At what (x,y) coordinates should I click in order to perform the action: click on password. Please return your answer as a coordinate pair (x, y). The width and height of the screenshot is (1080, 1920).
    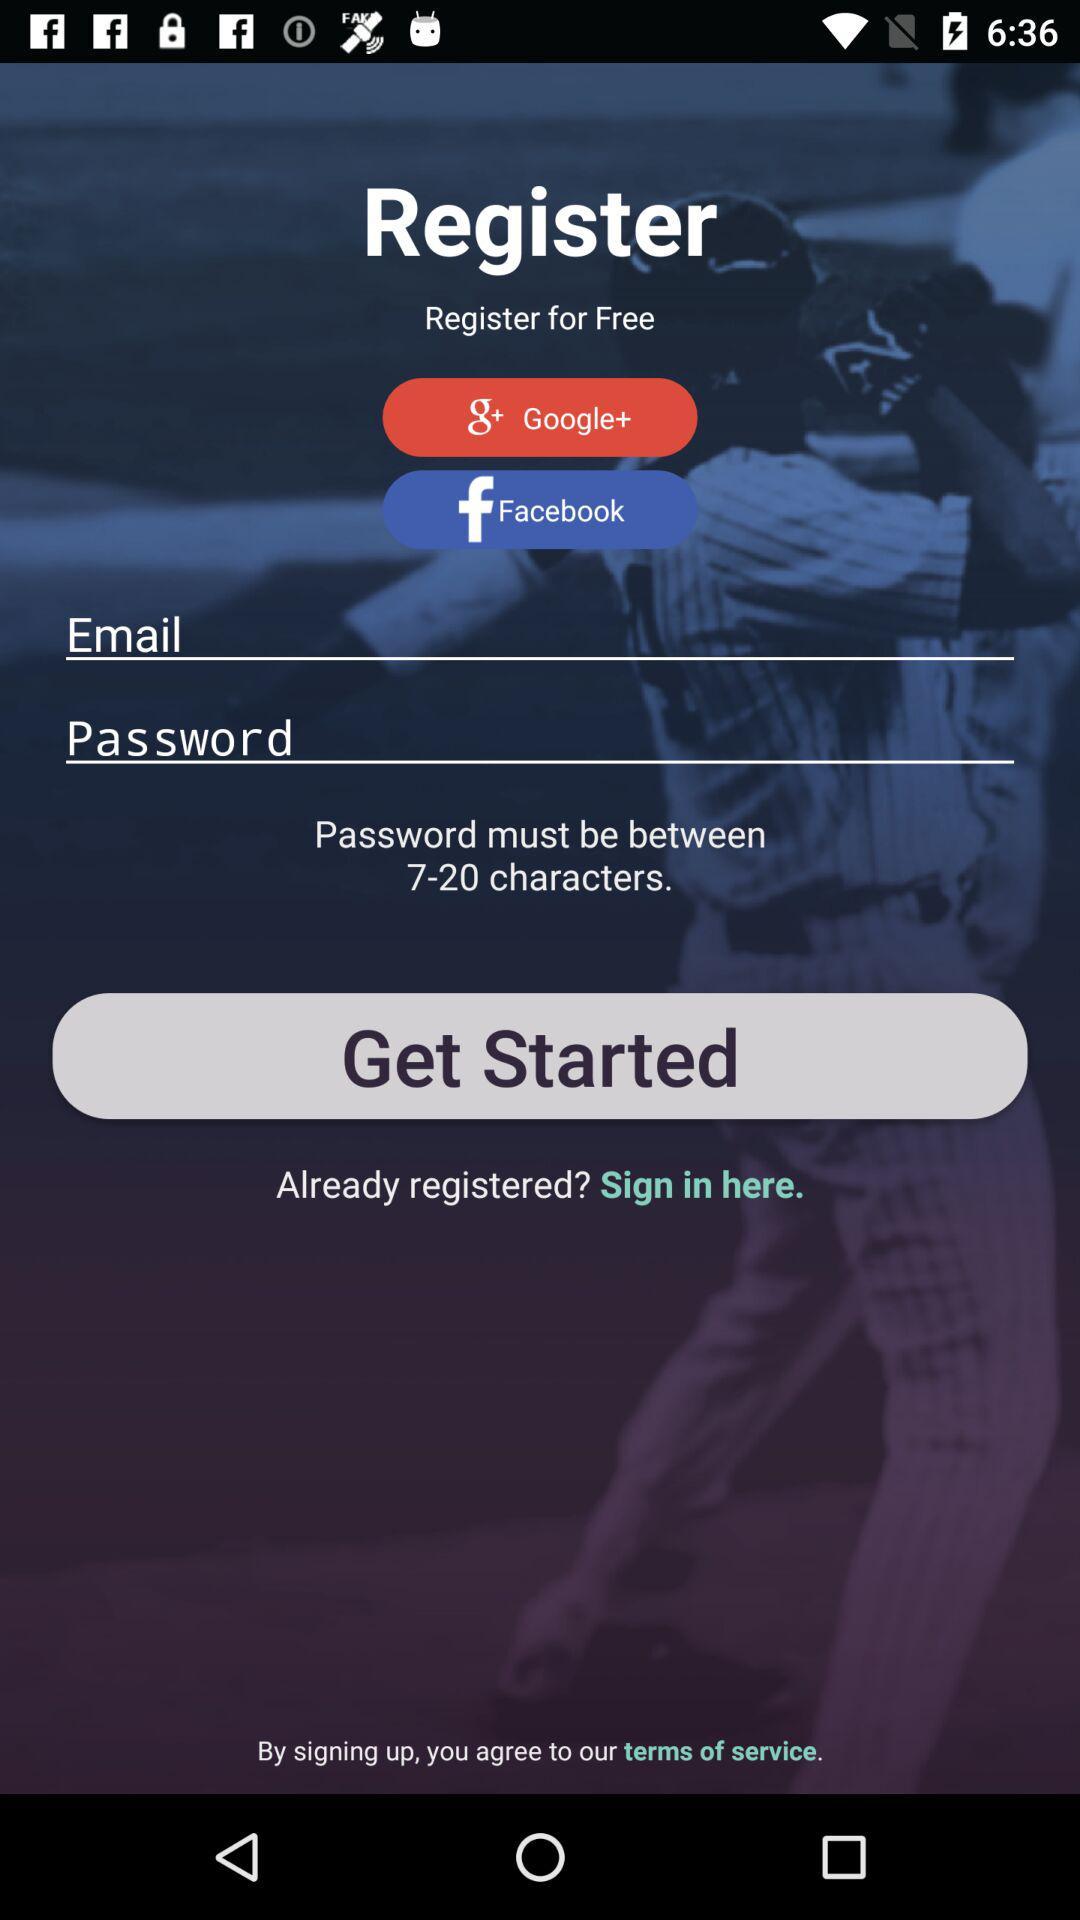
    Looking at the image, I should click on (540, 735).